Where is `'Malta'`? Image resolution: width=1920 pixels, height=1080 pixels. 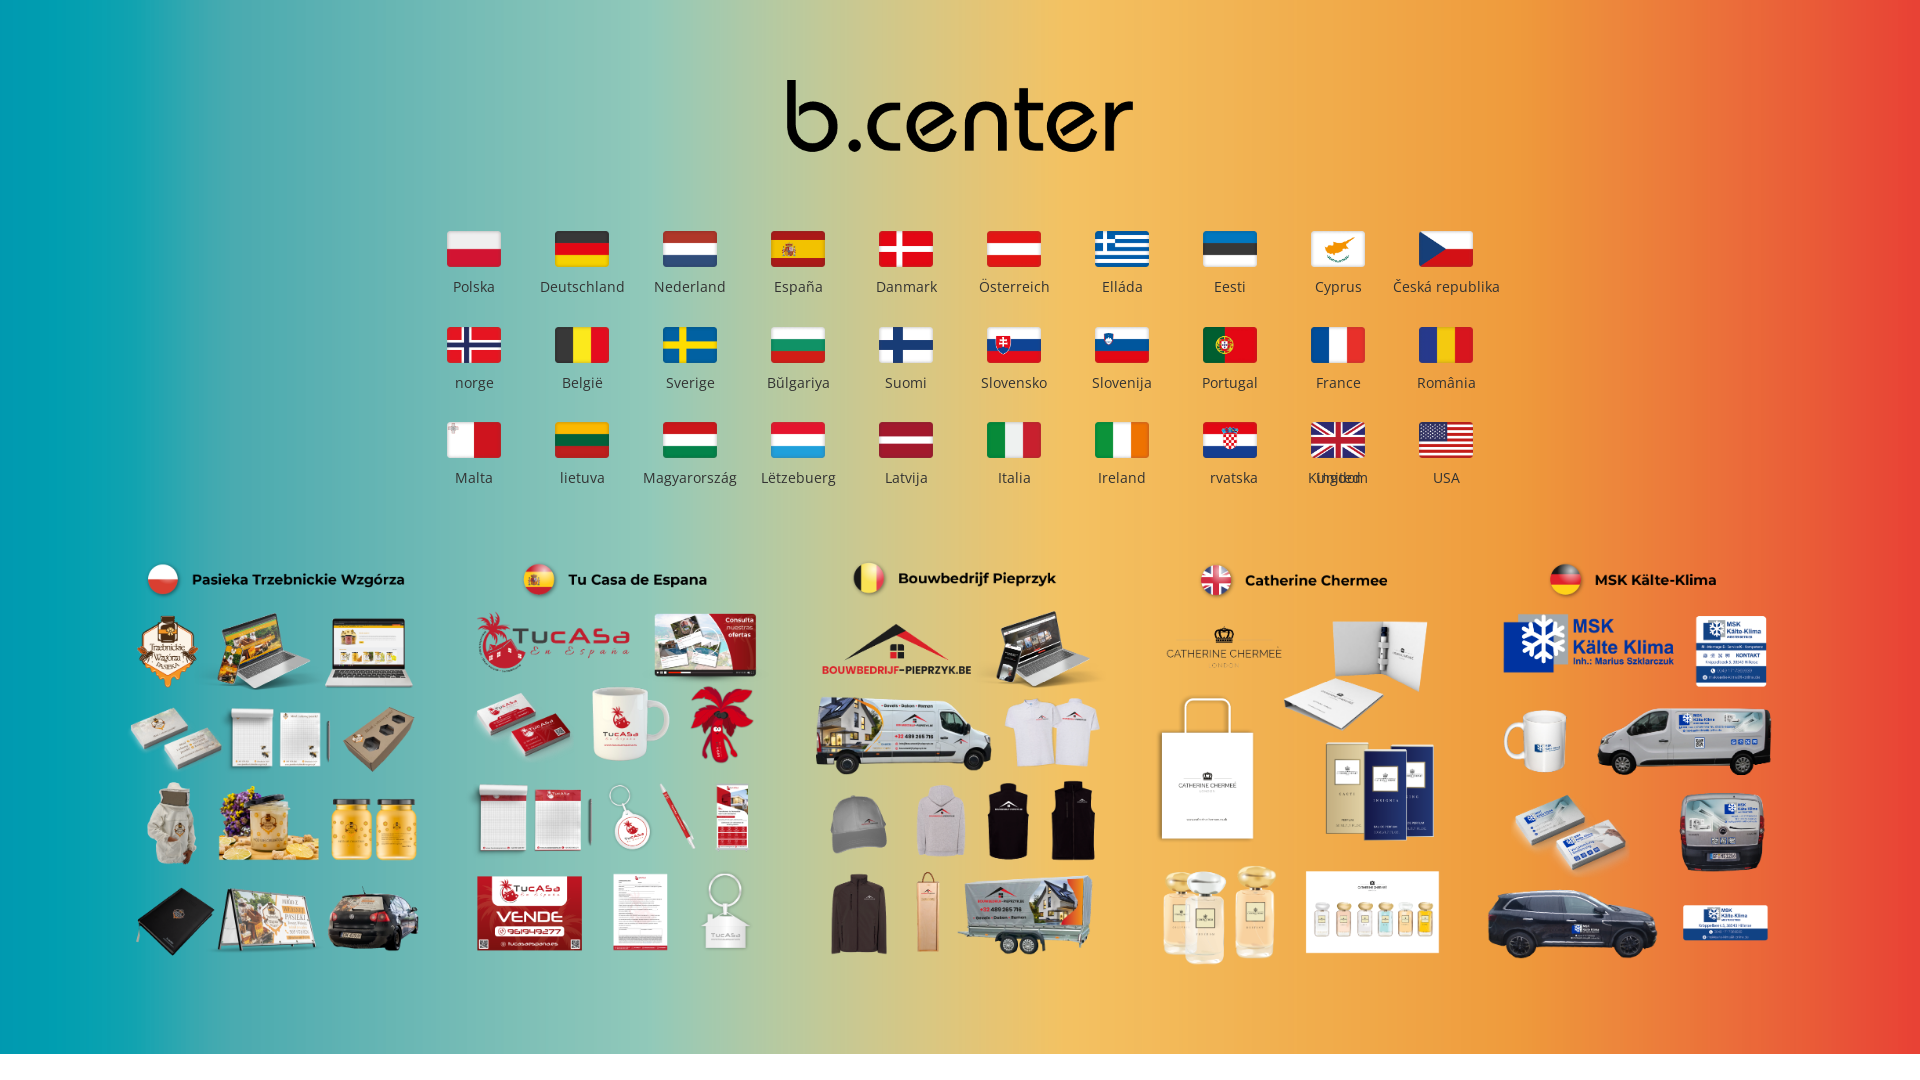
'Malta' is located at coordinates (473, 477).